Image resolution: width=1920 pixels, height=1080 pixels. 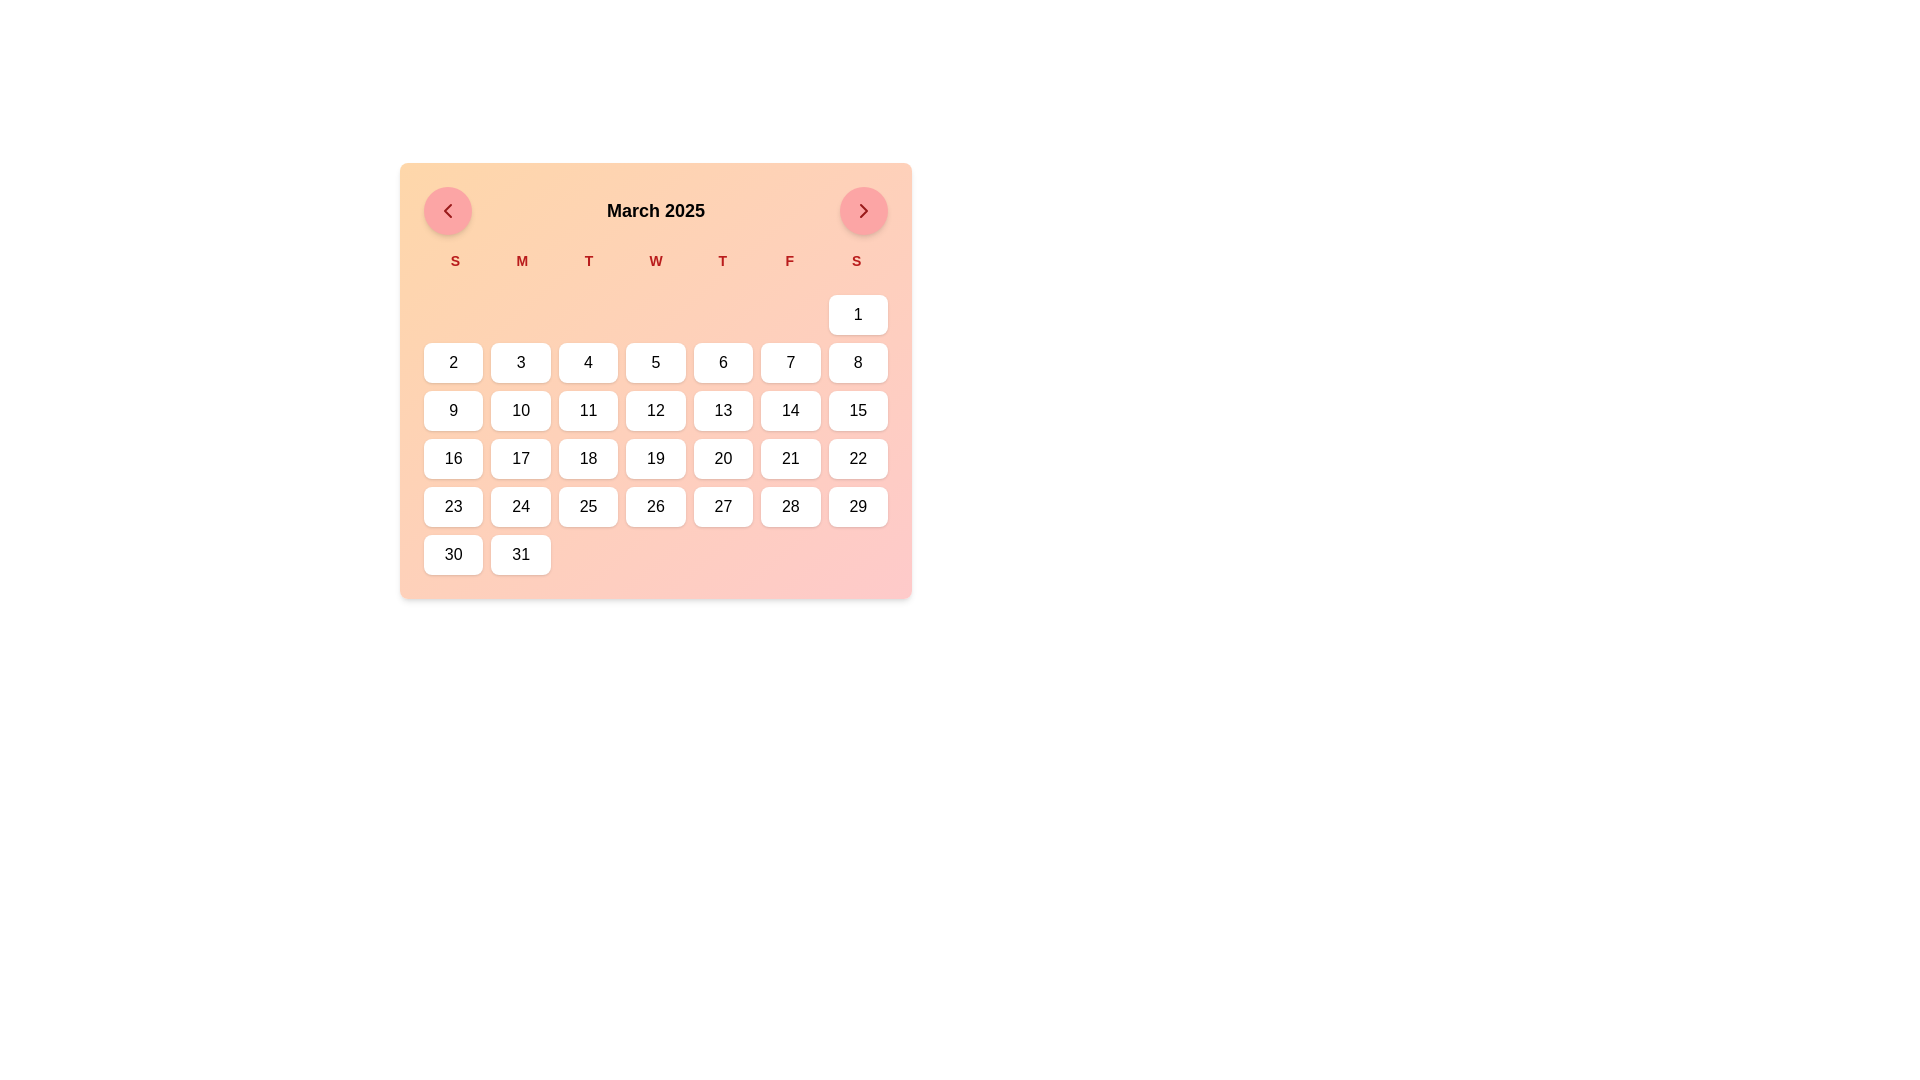 I want to click on the circular red button with a leftward-pointing arrow icon located to the left of 'March 2025' in the header bar for keyboard interaction, so click(x=446, y=211).